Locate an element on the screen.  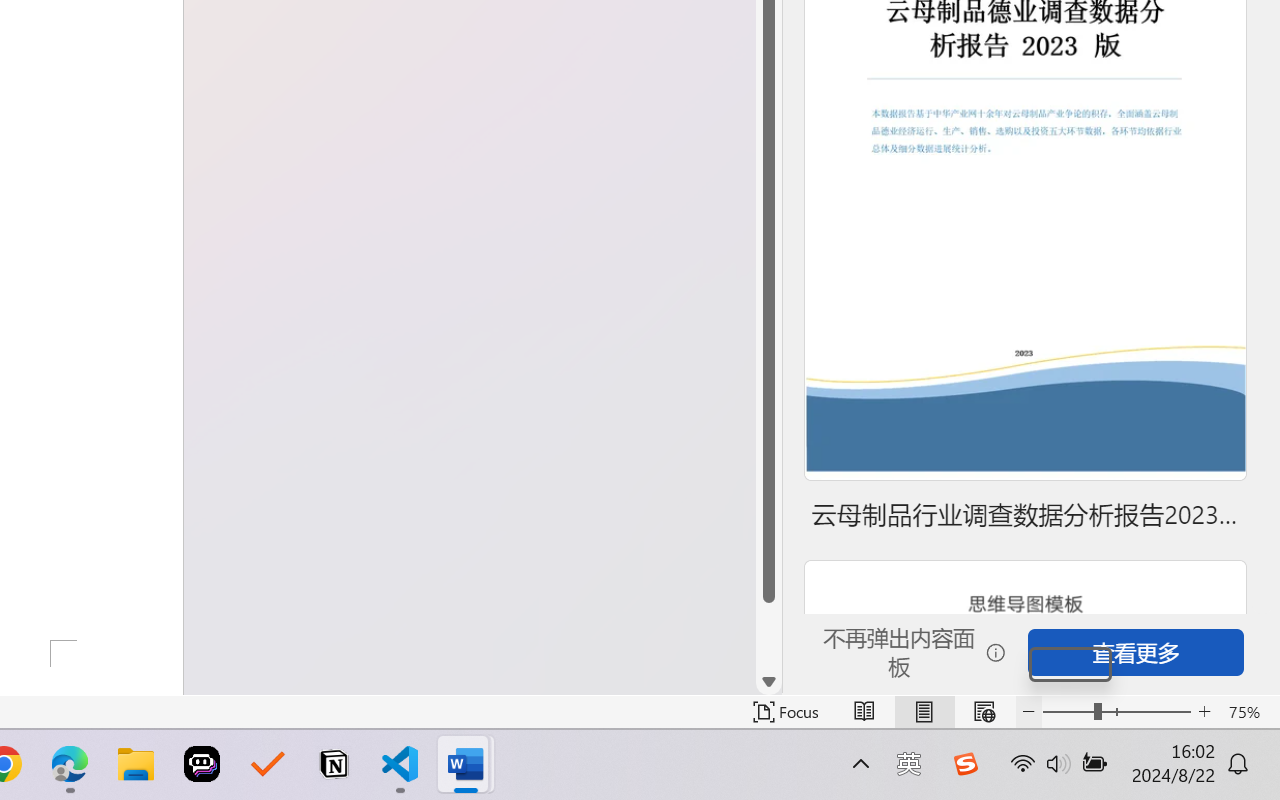
'Web Layout' is located at coordinates (984, 711).